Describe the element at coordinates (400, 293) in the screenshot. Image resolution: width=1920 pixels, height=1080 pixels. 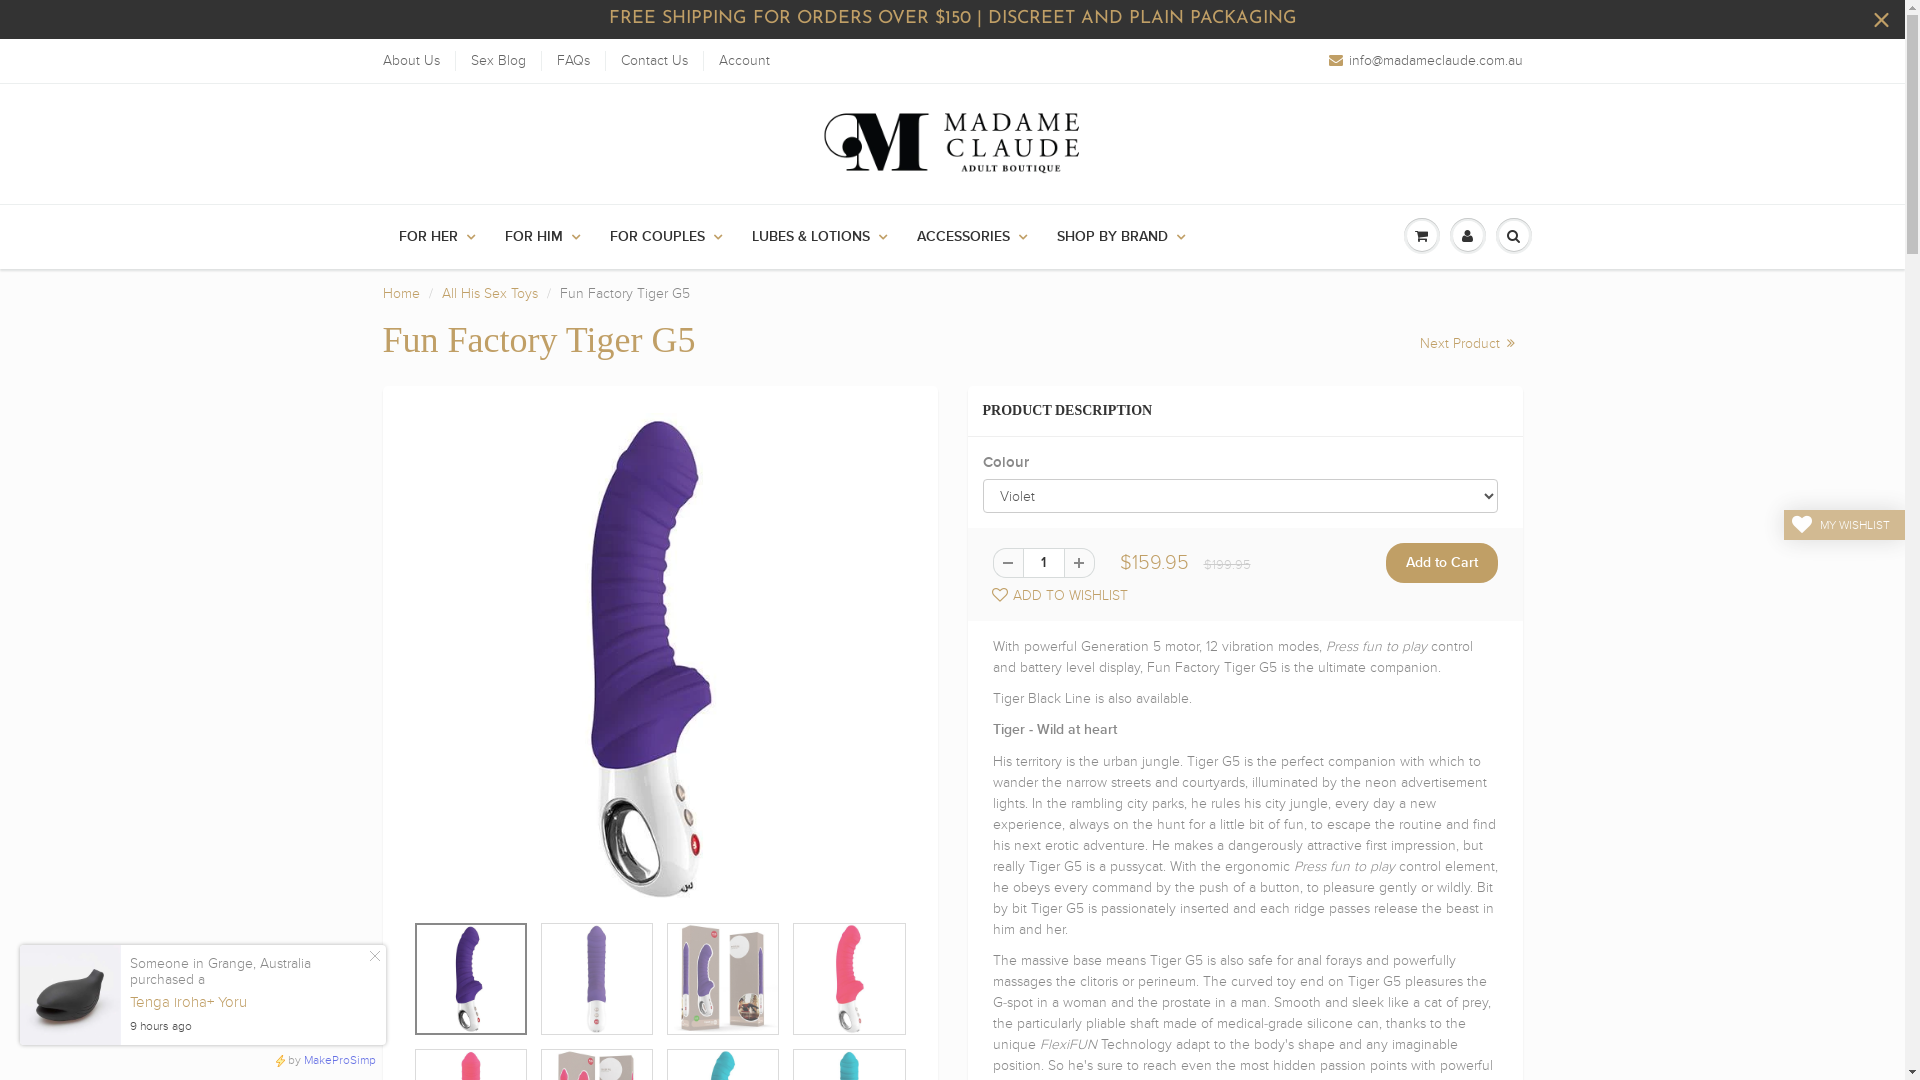
I see `'Home'` at that location.